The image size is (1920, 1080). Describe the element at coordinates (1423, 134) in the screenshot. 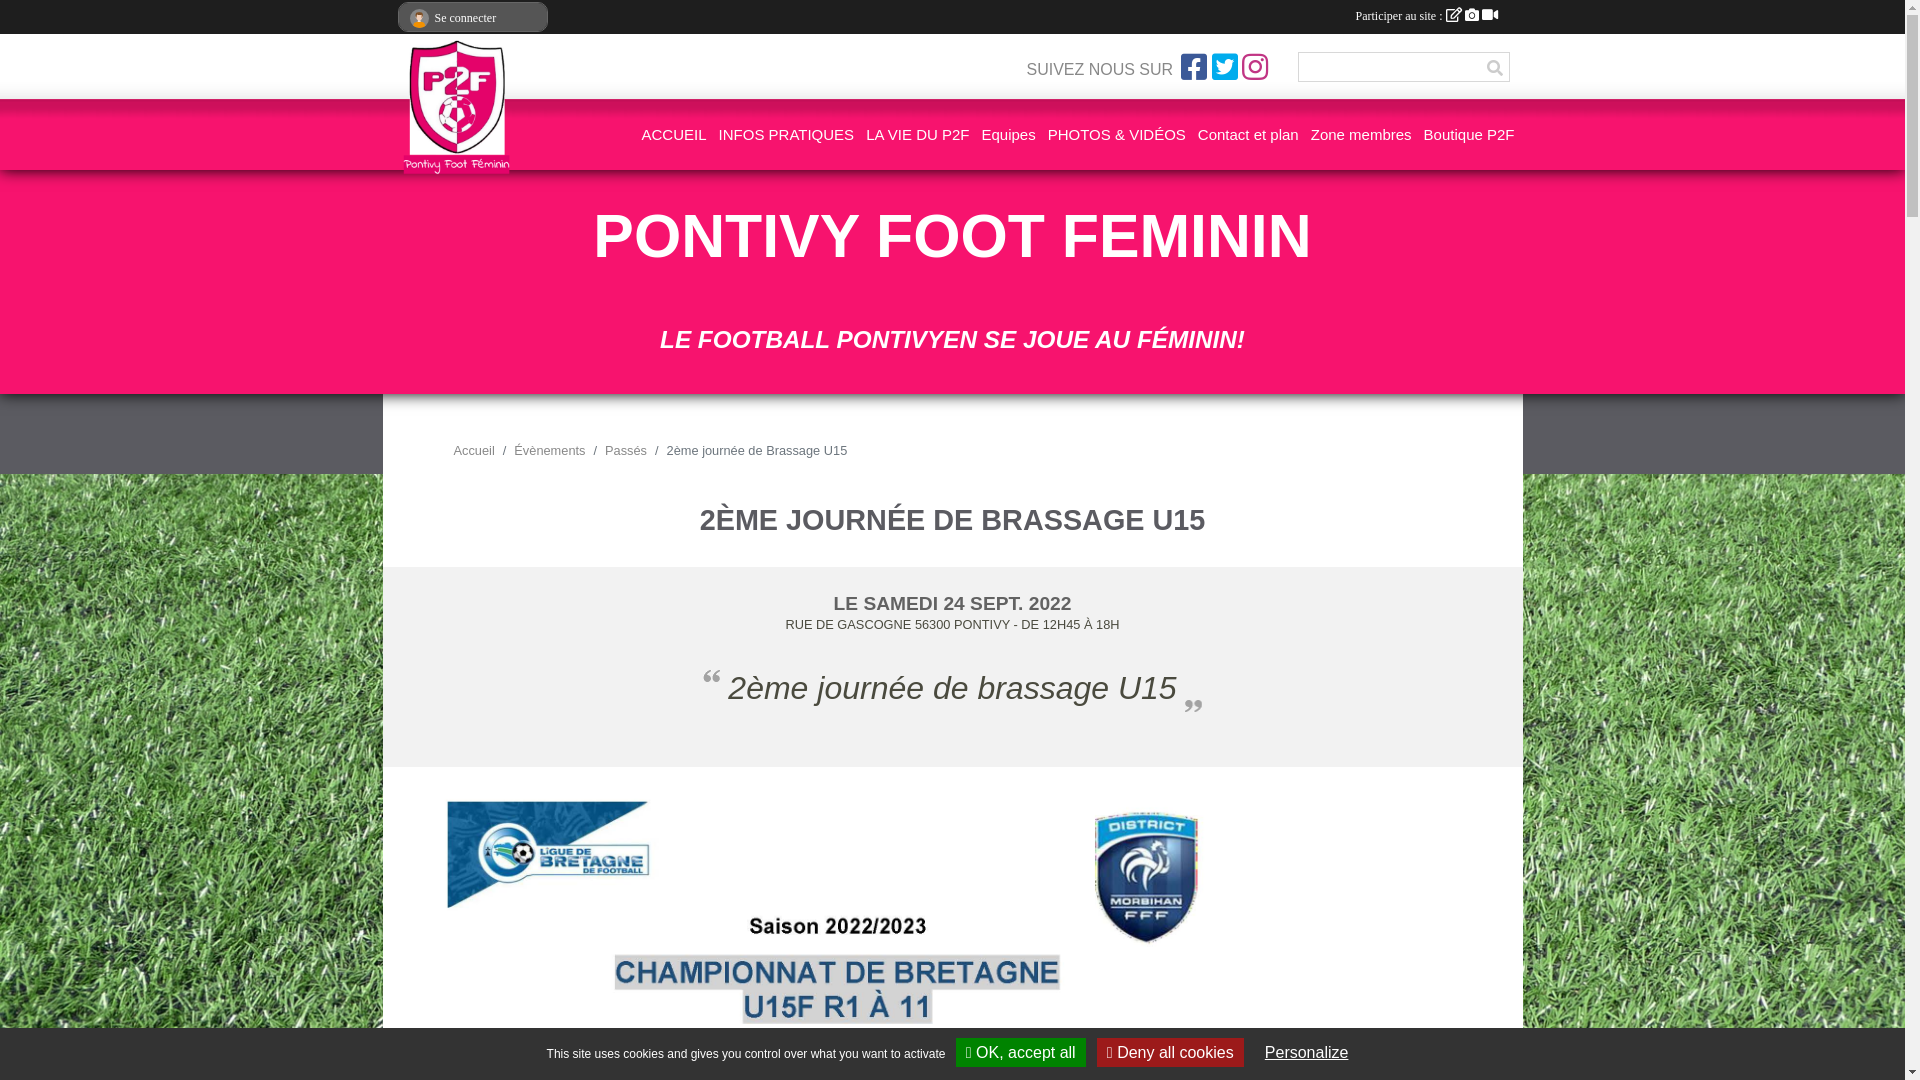

I see `'Boutique P2F'` at that location.